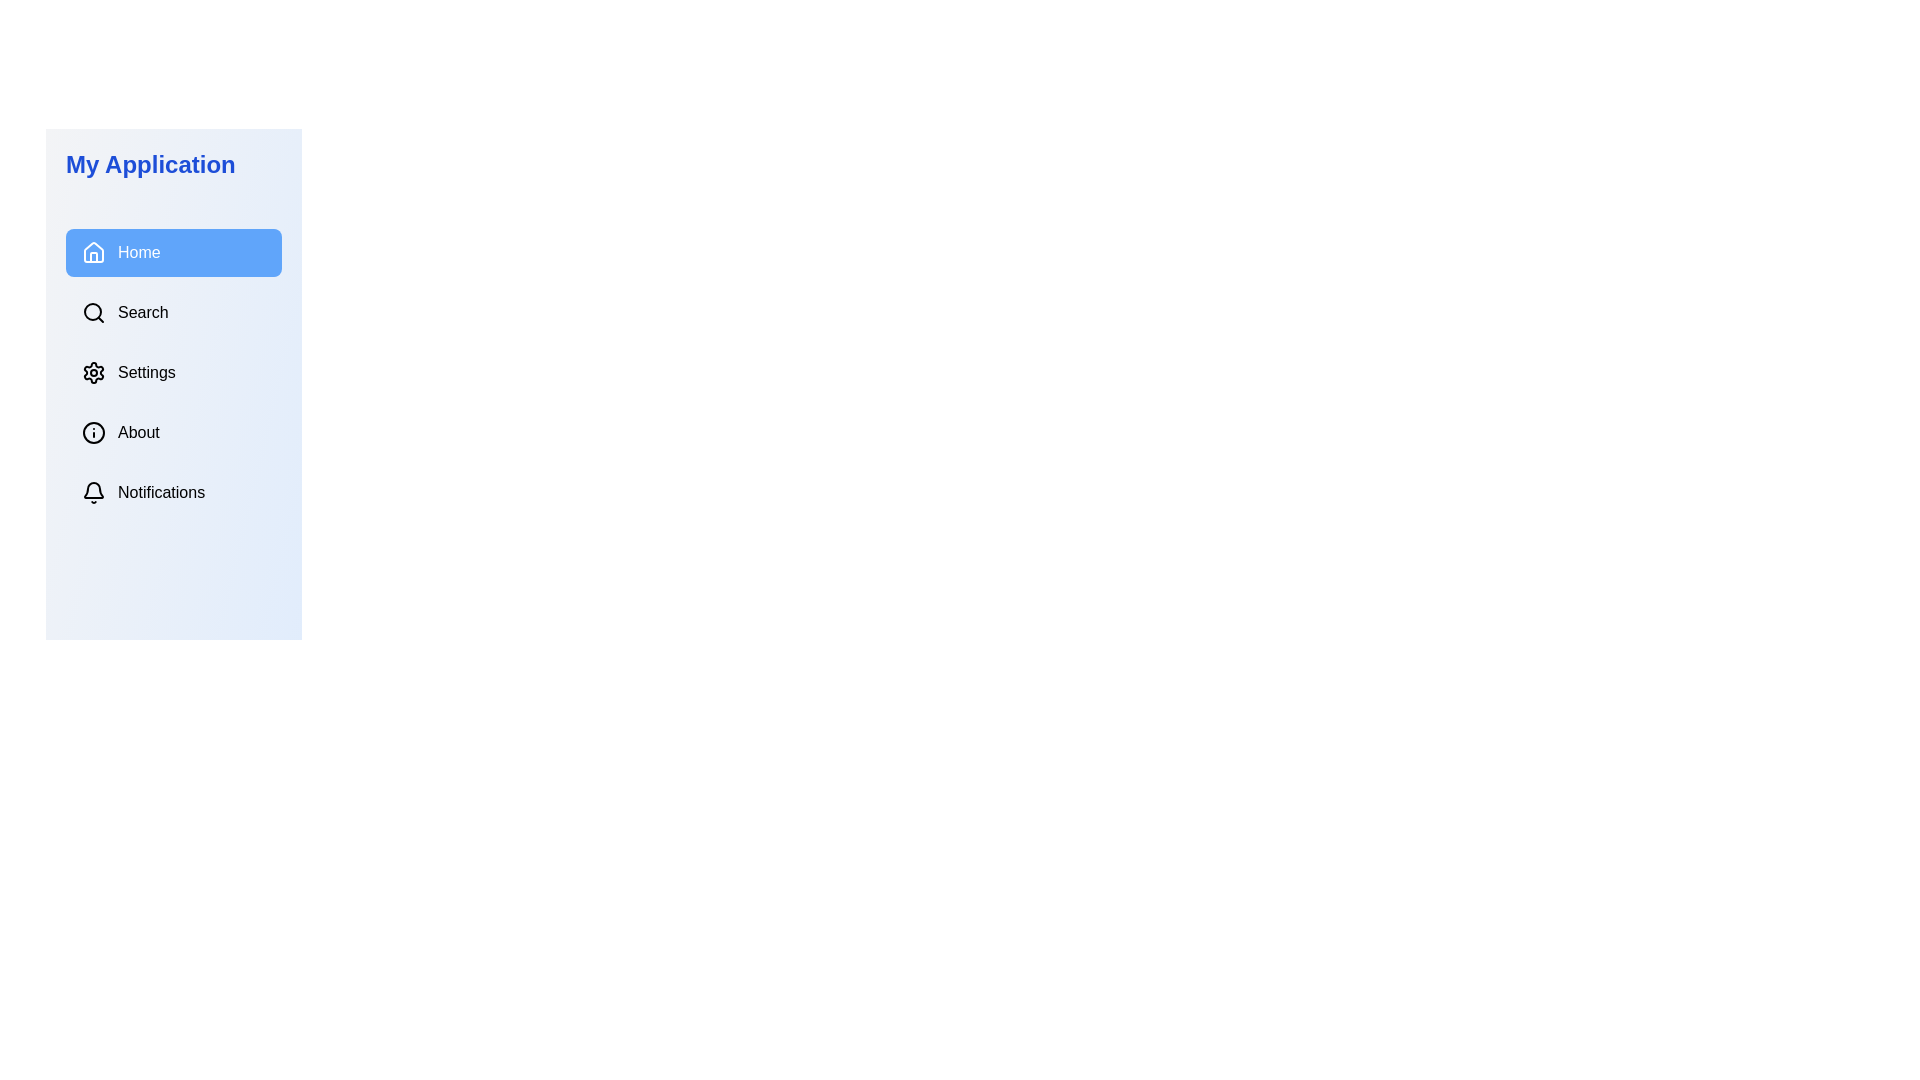 This screenshot has width=1920, height=1080. What do you see at coordinates (93, 493) in the screenshot?
I see `the bell icon in the notifications menu item located in the left sidebar, which is the fifth item in the list` at bounding box center [93, 493].